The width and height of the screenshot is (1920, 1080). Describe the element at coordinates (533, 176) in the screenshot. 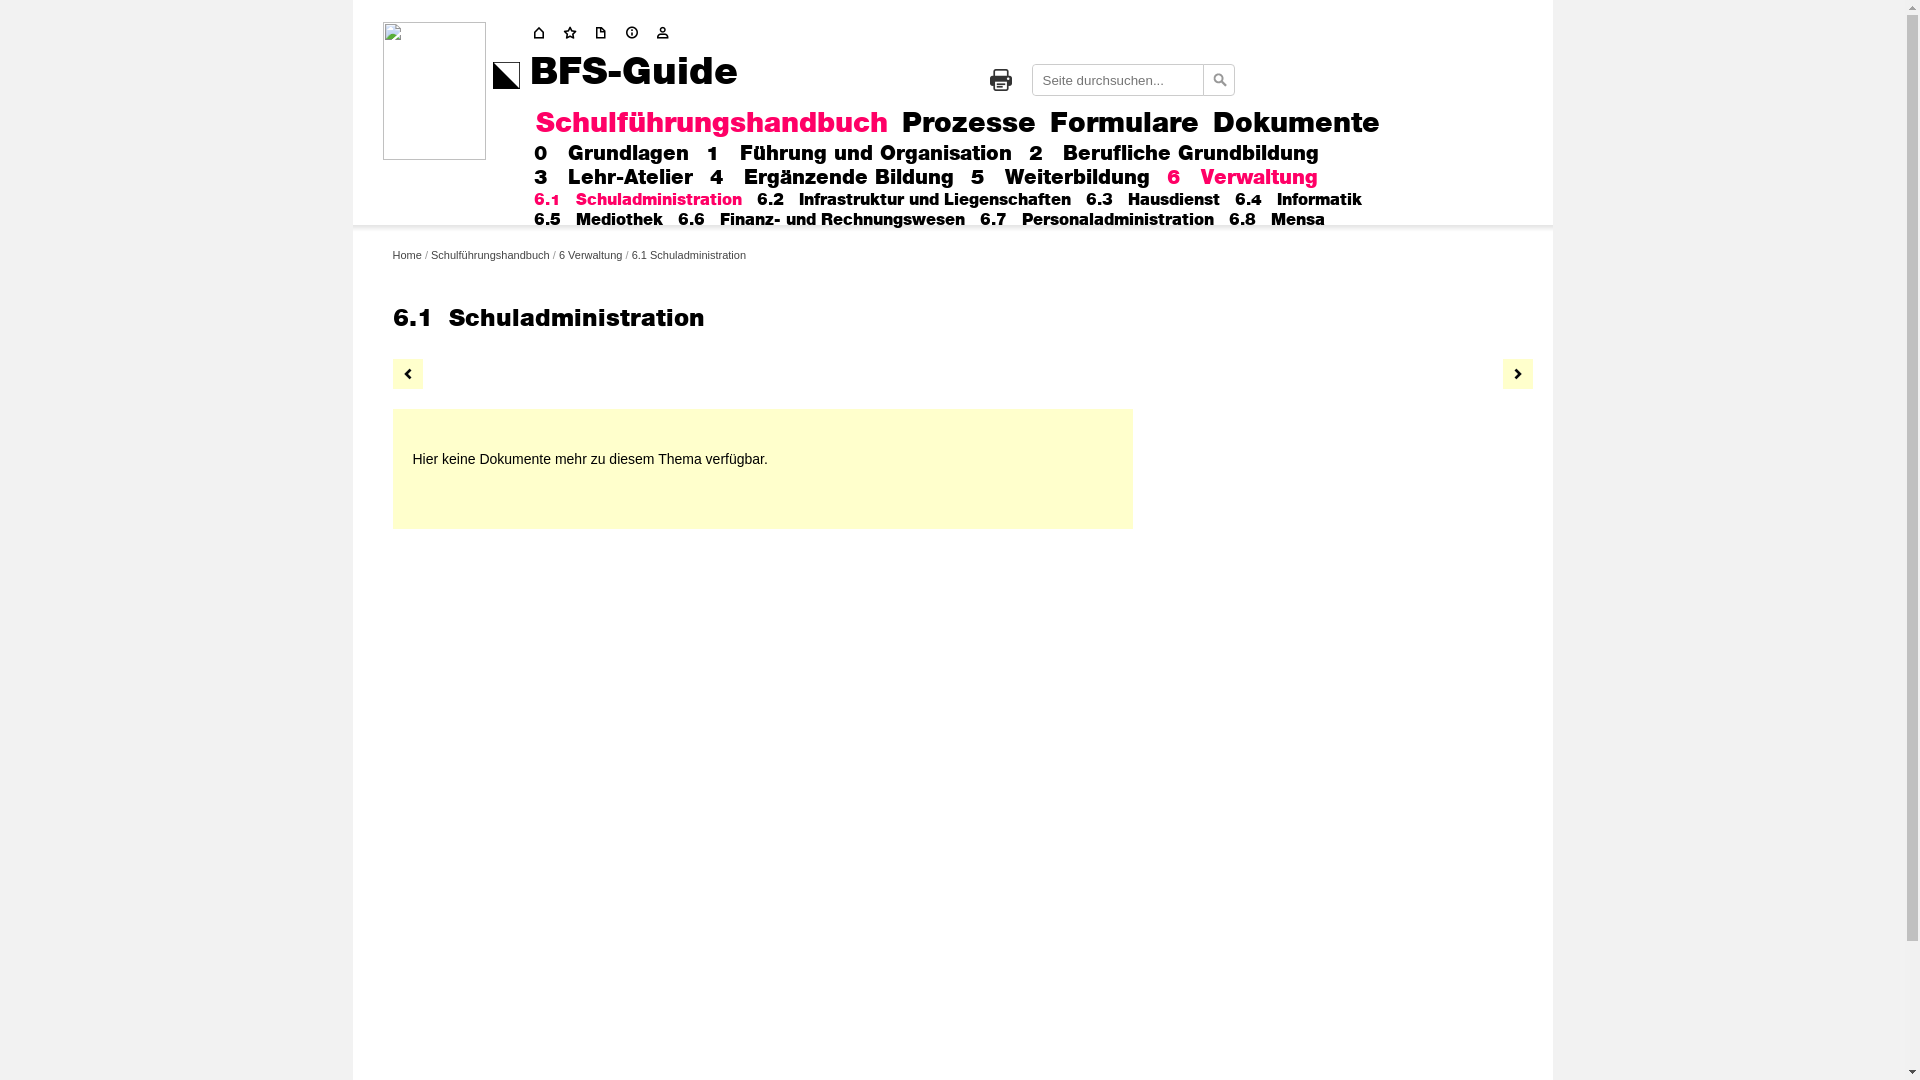

I see `'3   Lehr-Atelier'` at that location.